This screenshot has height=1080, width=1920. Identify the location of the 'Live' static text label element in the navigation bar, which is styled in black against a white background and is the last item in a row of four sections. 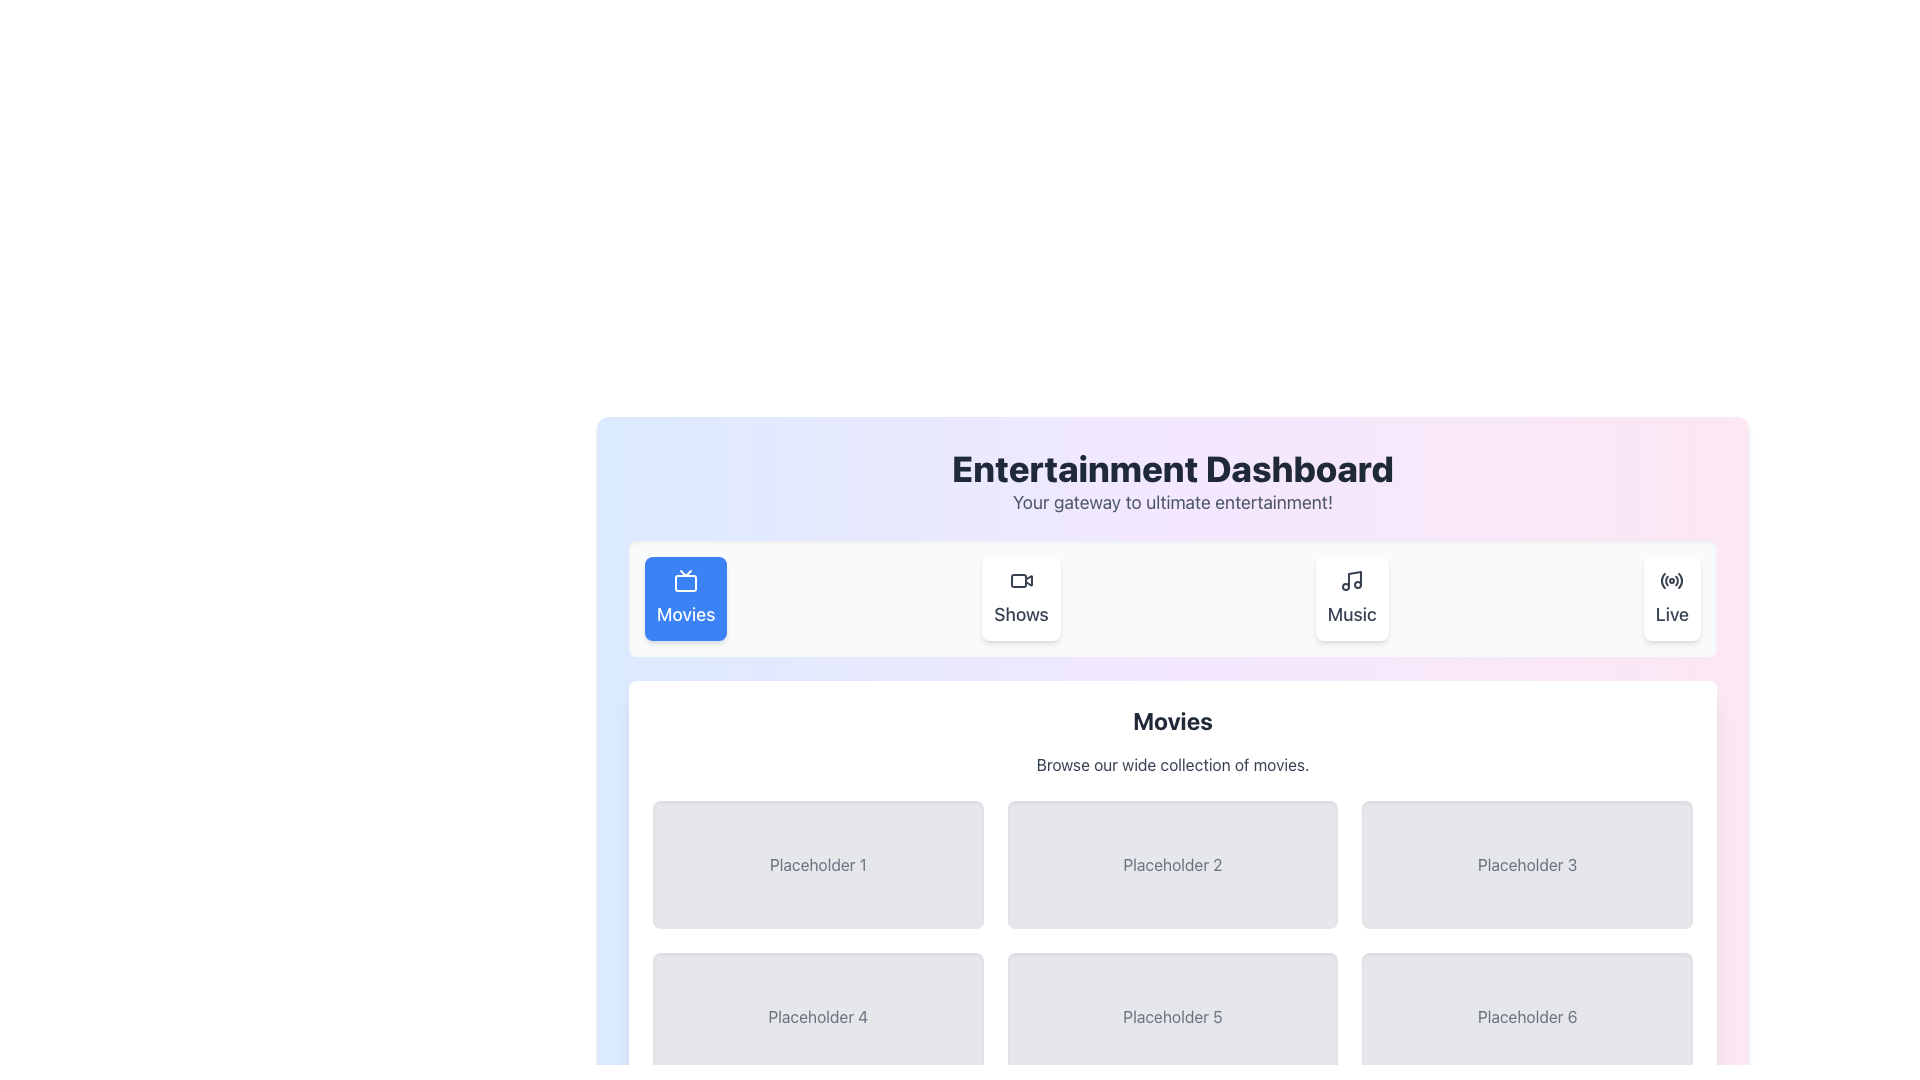
(1672, 613).